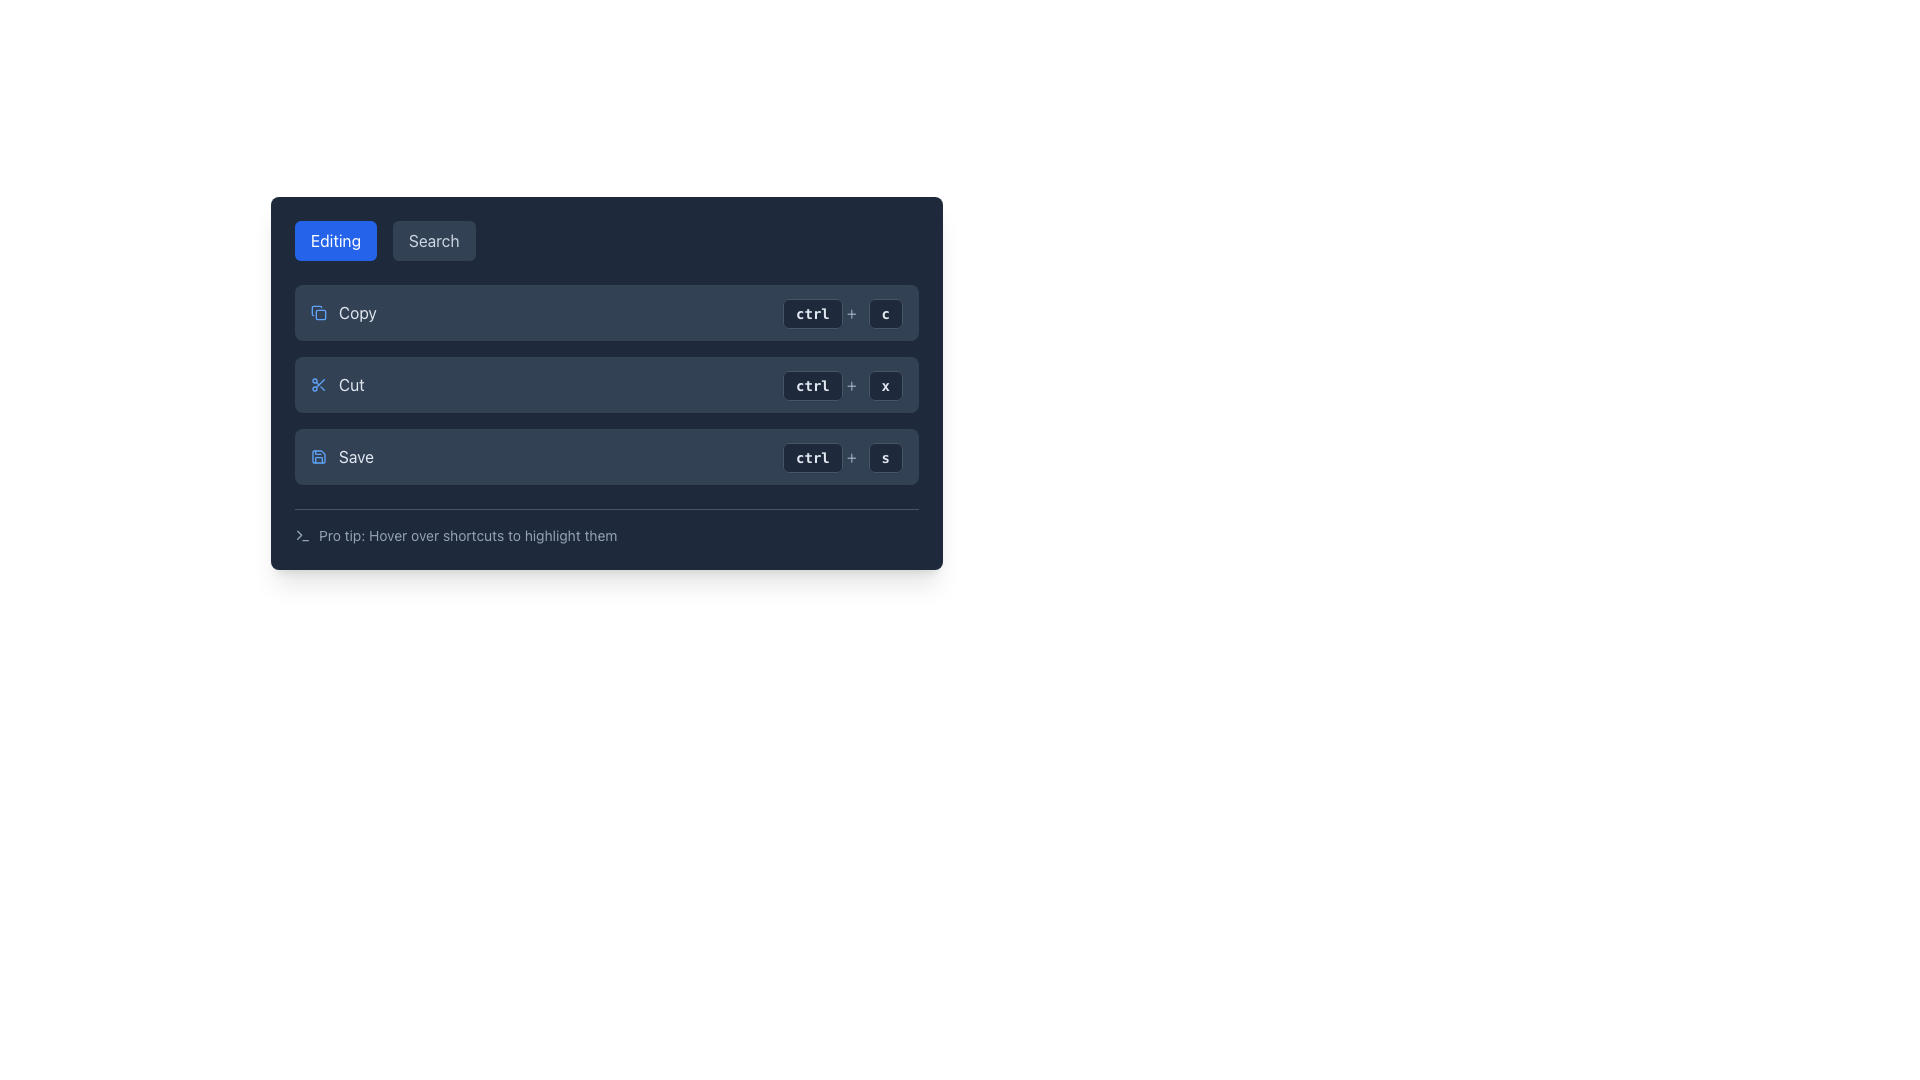  Describe the element at coordinates (884, 385) in the screenshot. I see `the small button-like interactive component with an 'x' displayed, styled with a dark background and light text, located to the right of the shortcut label 'Ctrl + x' in the third row of the list-like layout` at that location.